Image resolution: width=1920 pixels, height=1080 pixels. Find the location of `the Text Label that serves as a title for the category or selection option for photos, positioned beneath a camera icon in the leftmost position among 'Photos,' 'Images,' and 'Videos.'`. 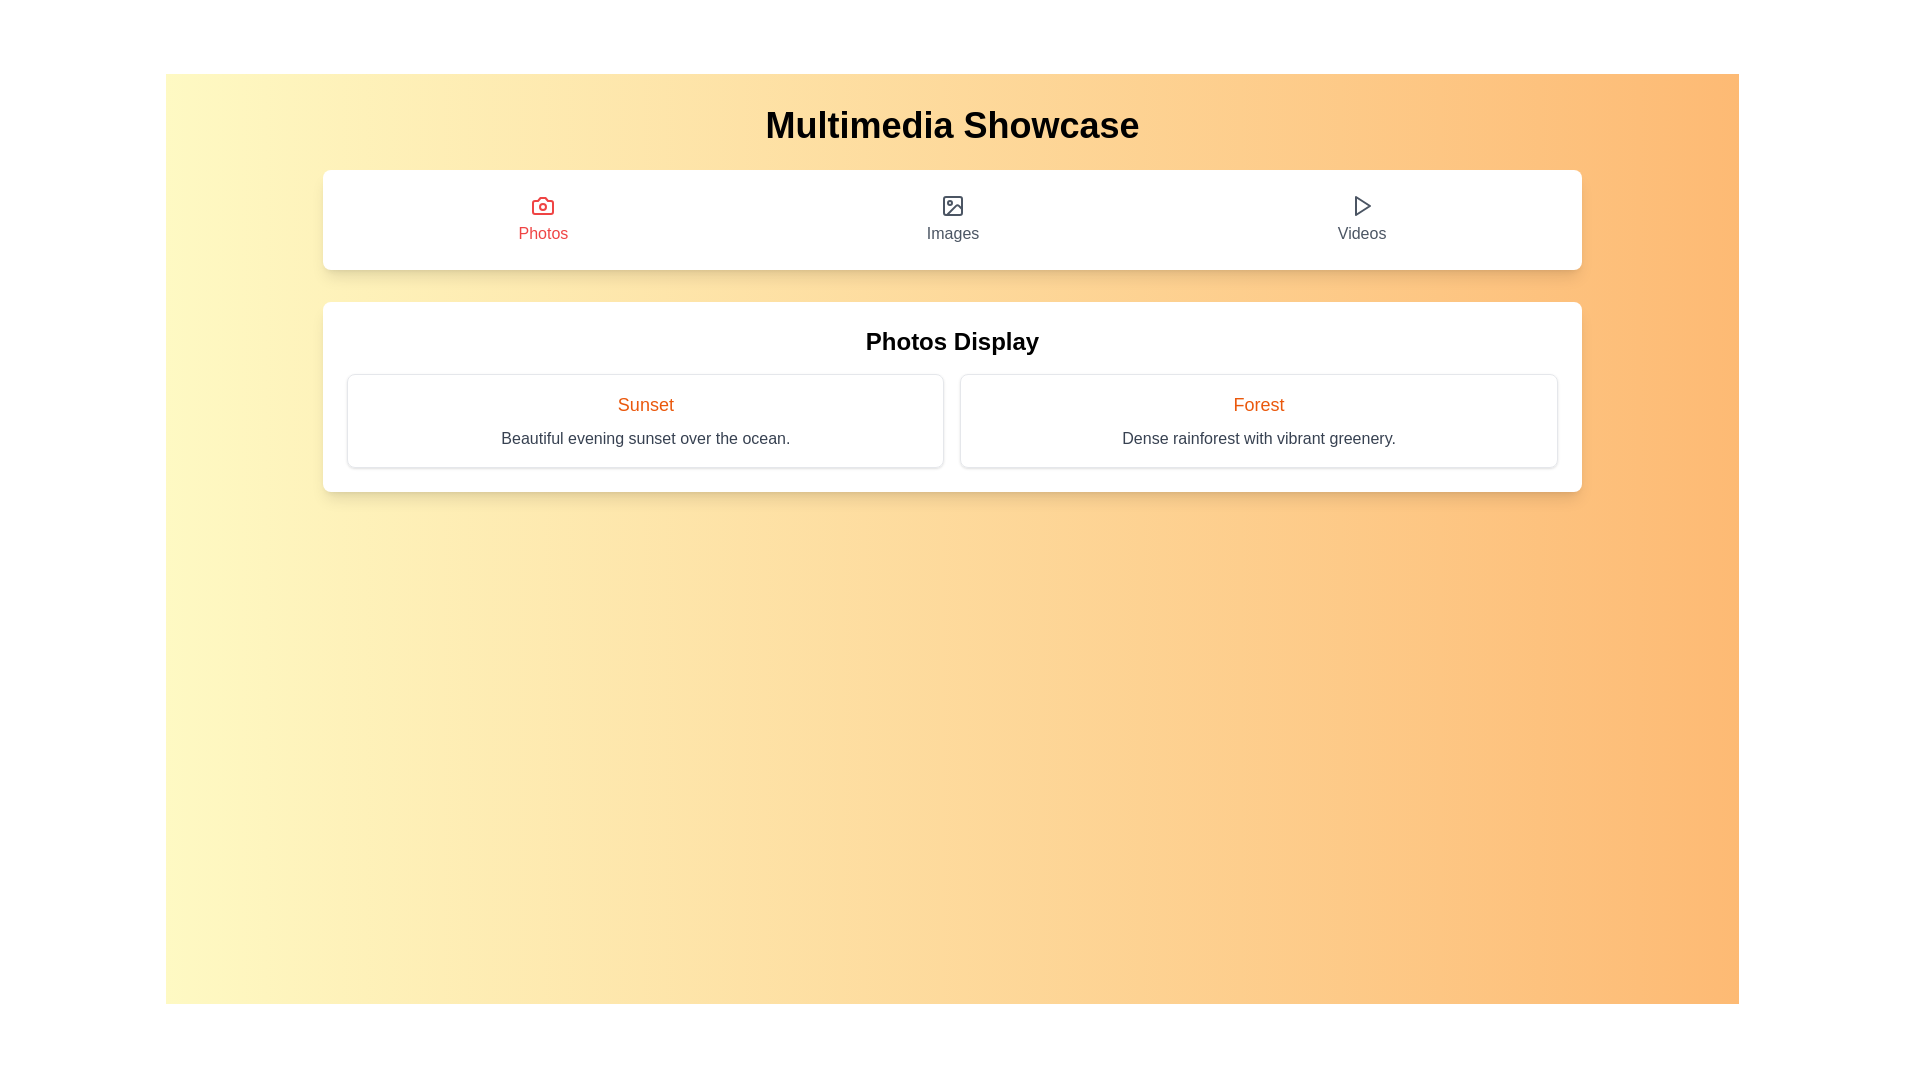

the Text Label that serves as a title for the category or selection option for photos, positioned beneath a camera icon in the leftmost position among 'Photos,' 'Images,' and 'Videos.' is located at coordinates (543, 233).